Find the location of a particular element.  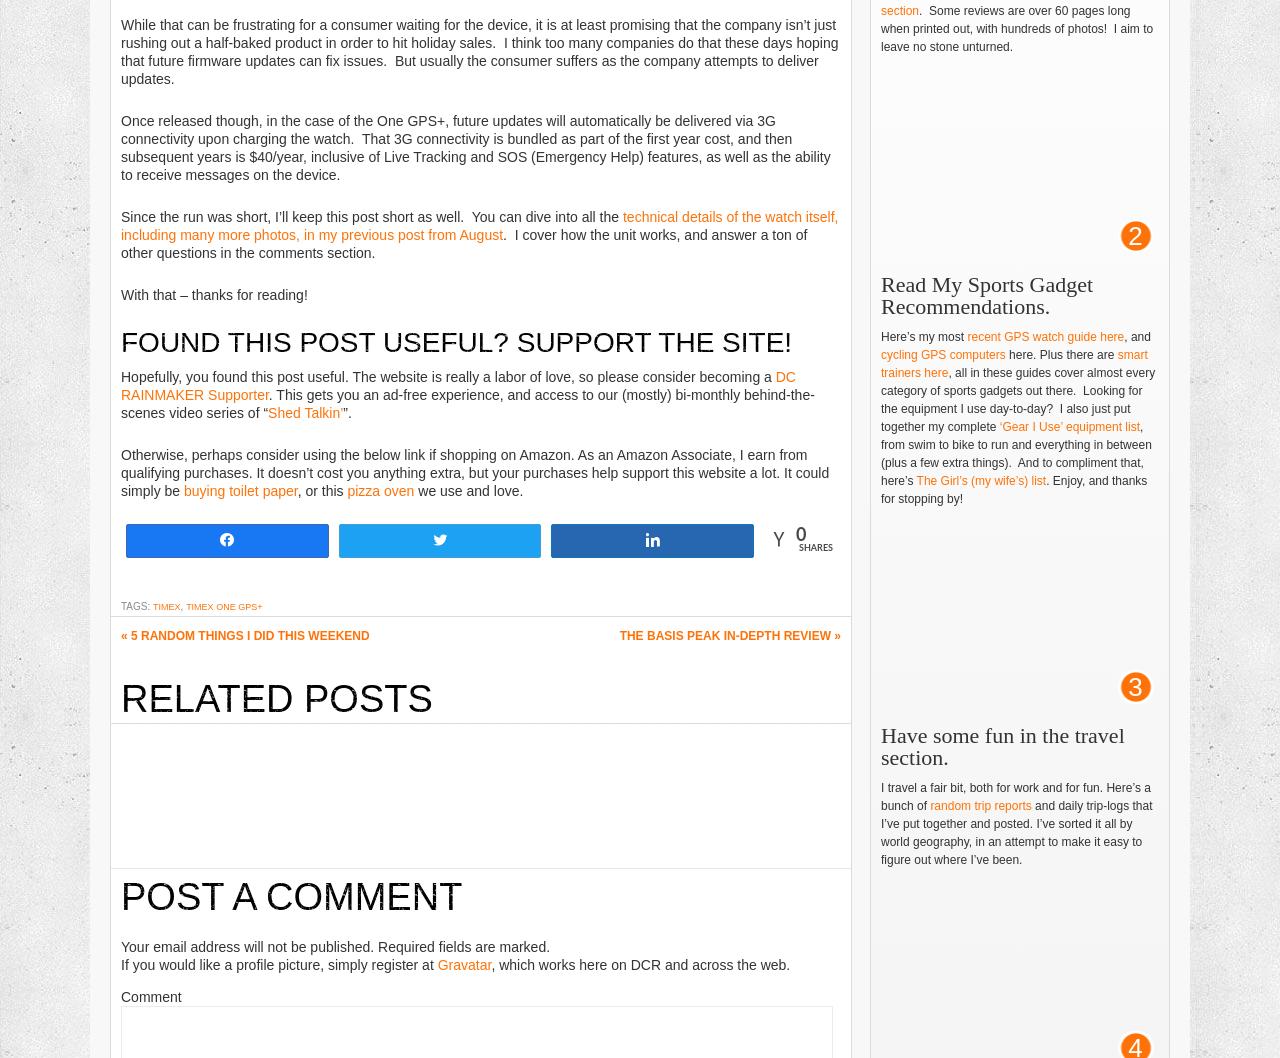

'and daily trip-logs that I’ve put together and posted. I’ve sorted it all by world geography, in an attempt to make it easy to figure out where I’ve been.' is located at coordinates (1016, 831).